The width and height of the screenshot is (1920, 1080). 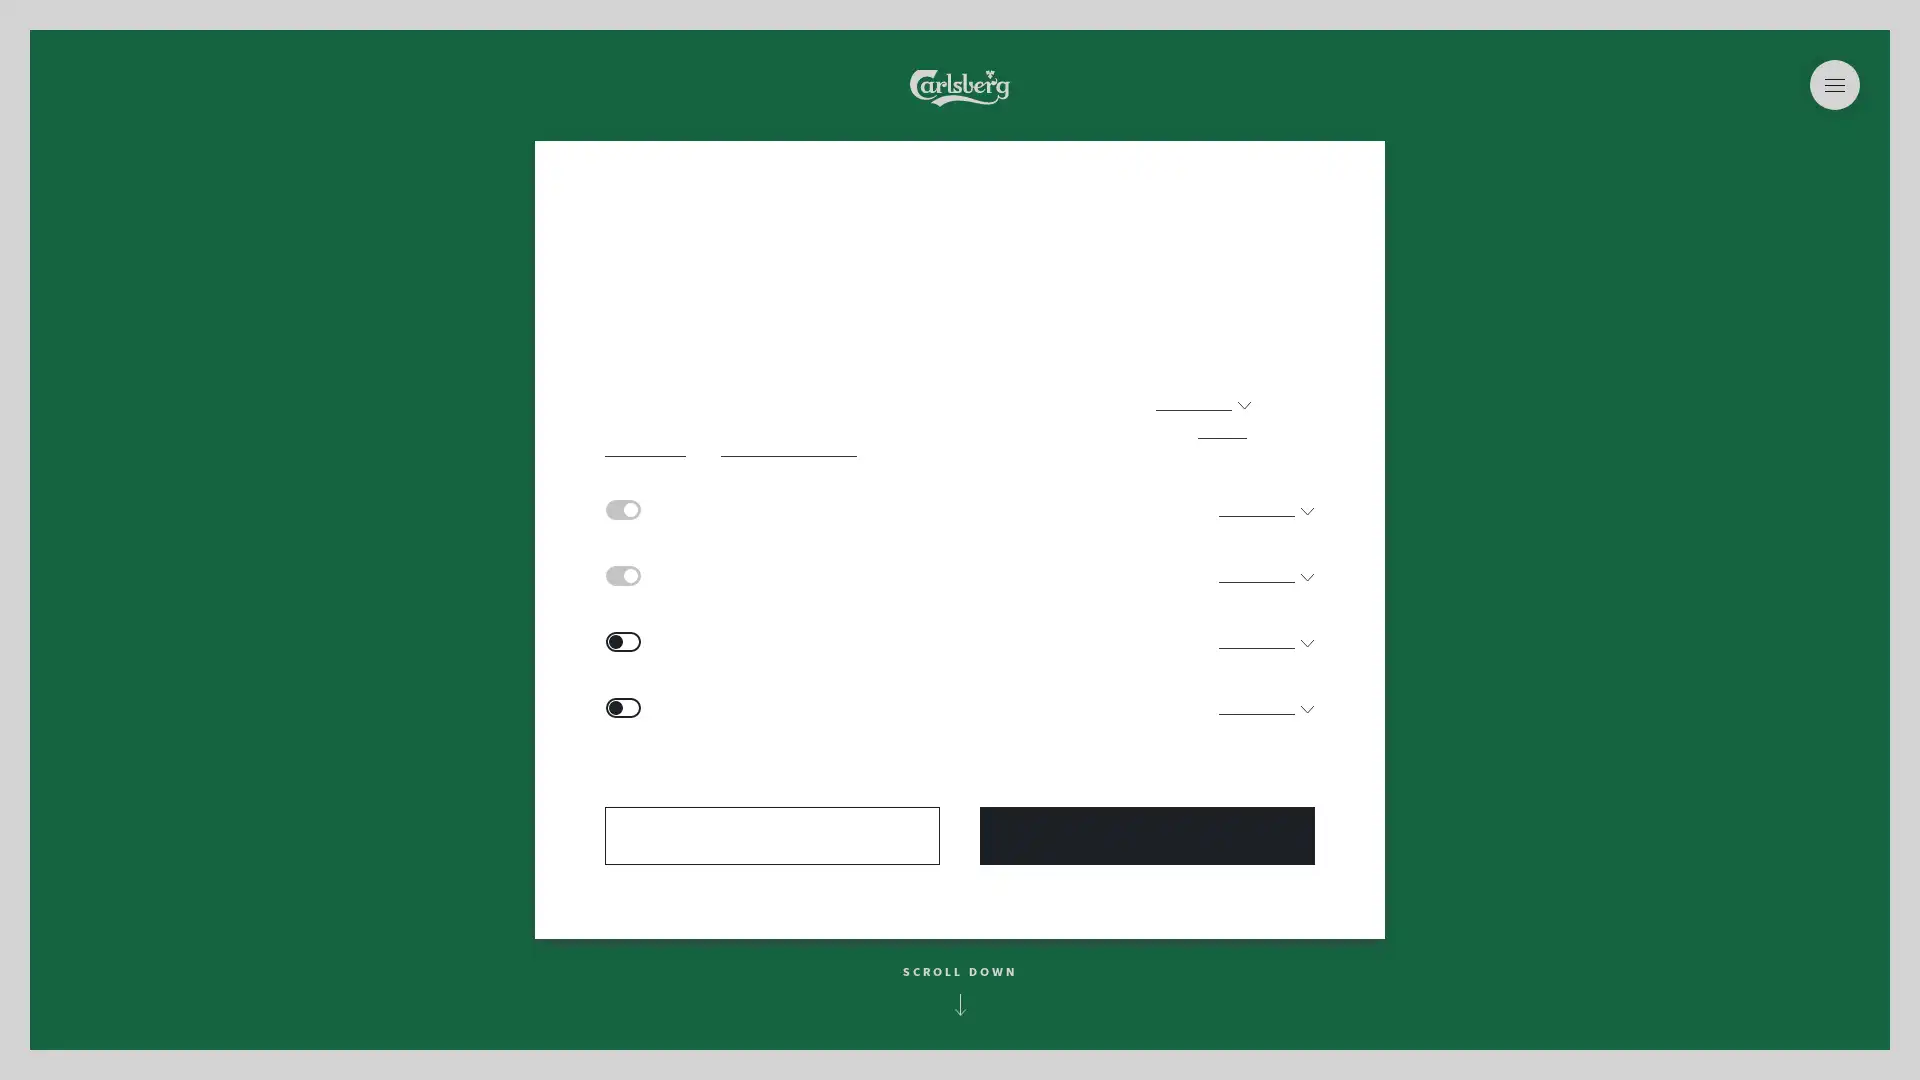 I want to click on ENTER, so click(x=960, y=760).